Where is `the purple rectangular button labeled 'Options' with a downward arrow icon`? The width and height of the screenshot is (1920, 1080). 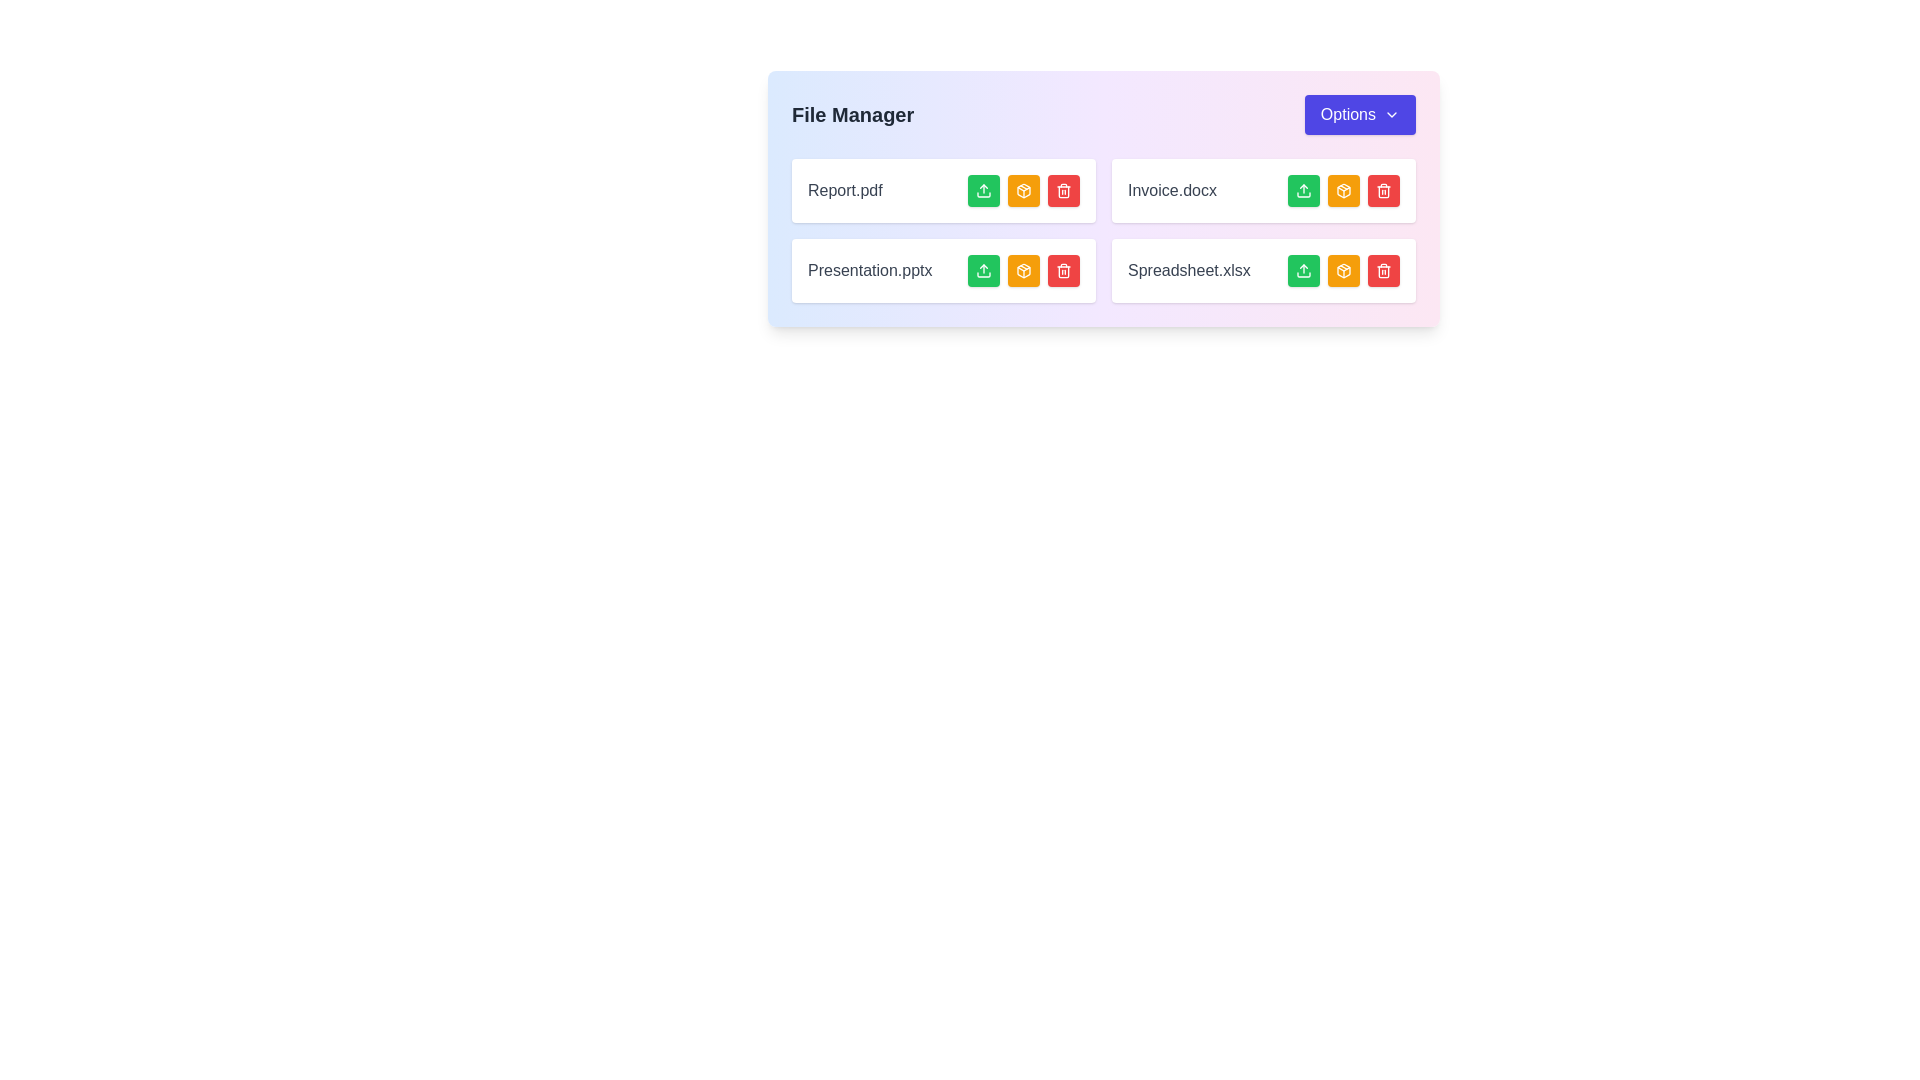 the purple rectangular button labeled 'Options' with a downward arrow icon is located at coordinates (1359, 115).